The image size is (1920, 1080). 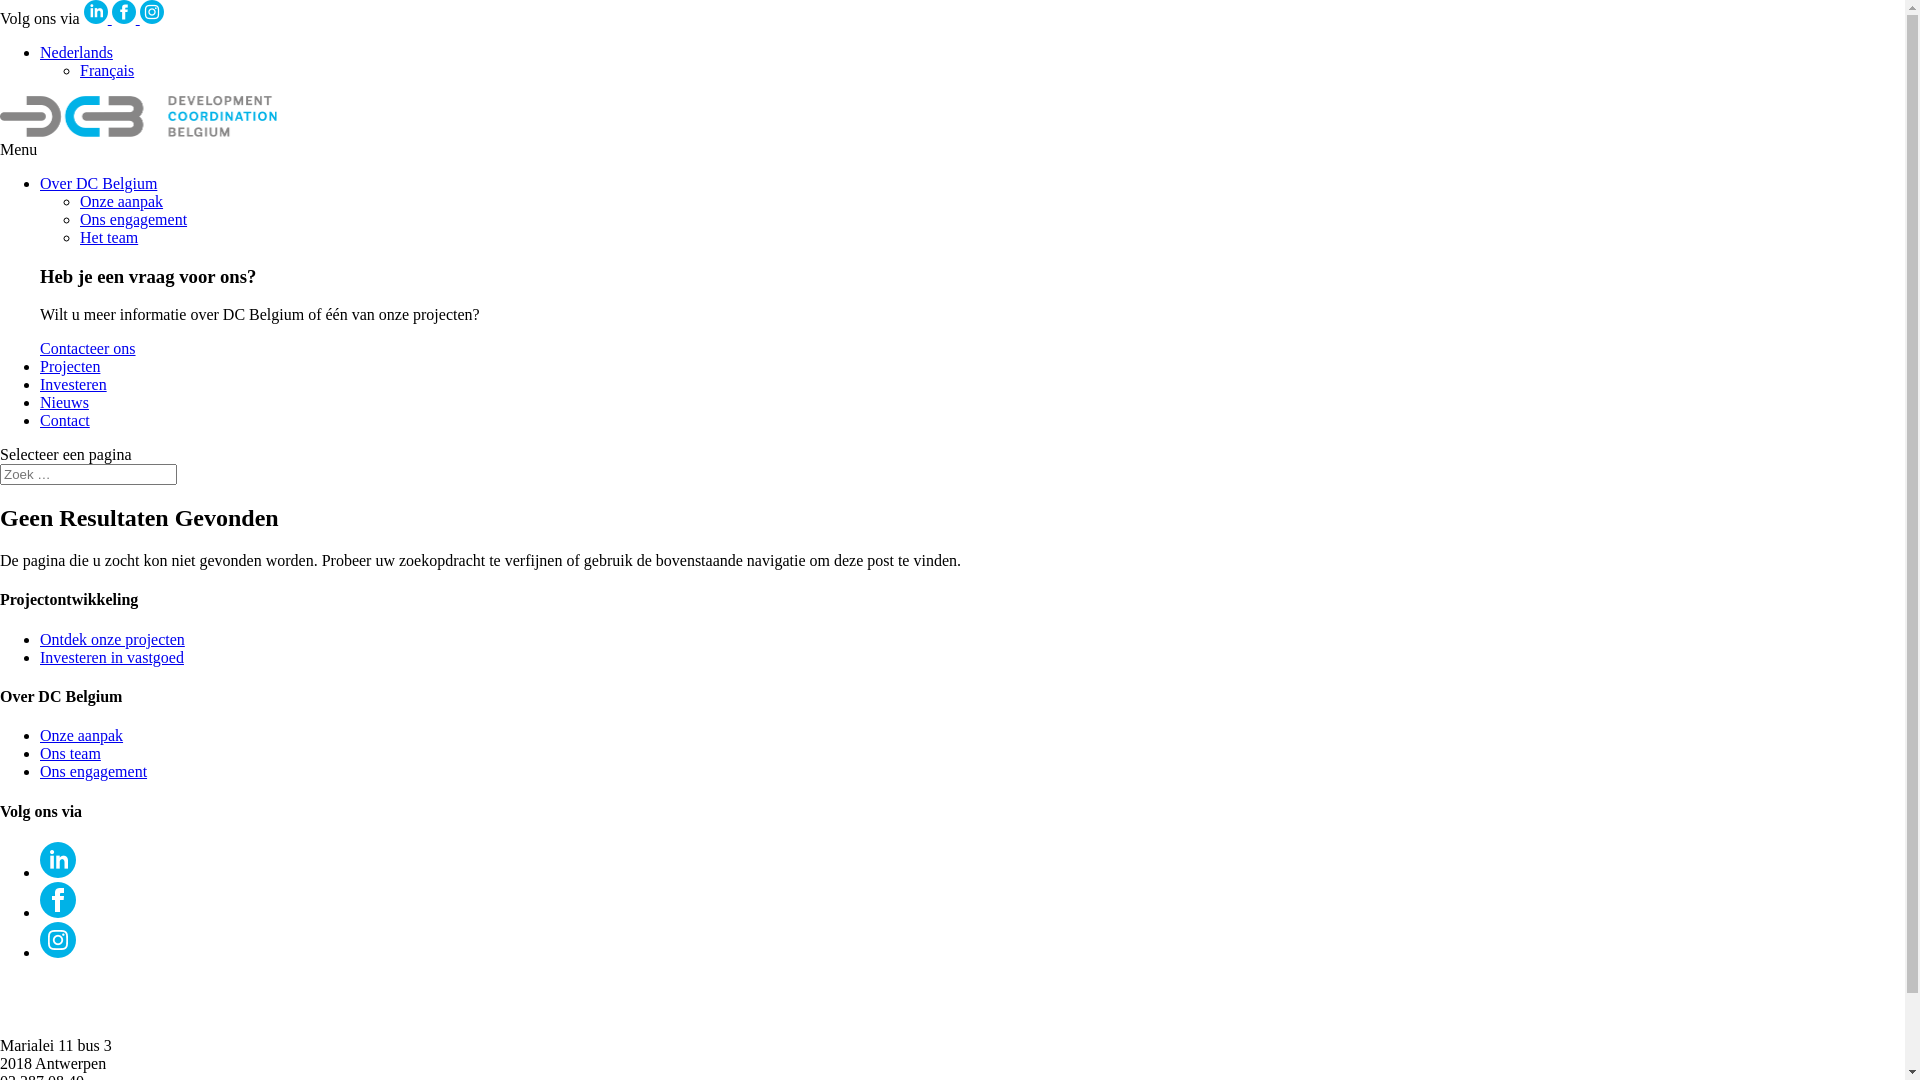 I want to click on 'Ontdek onze projecten', so click(x=39, y=639).